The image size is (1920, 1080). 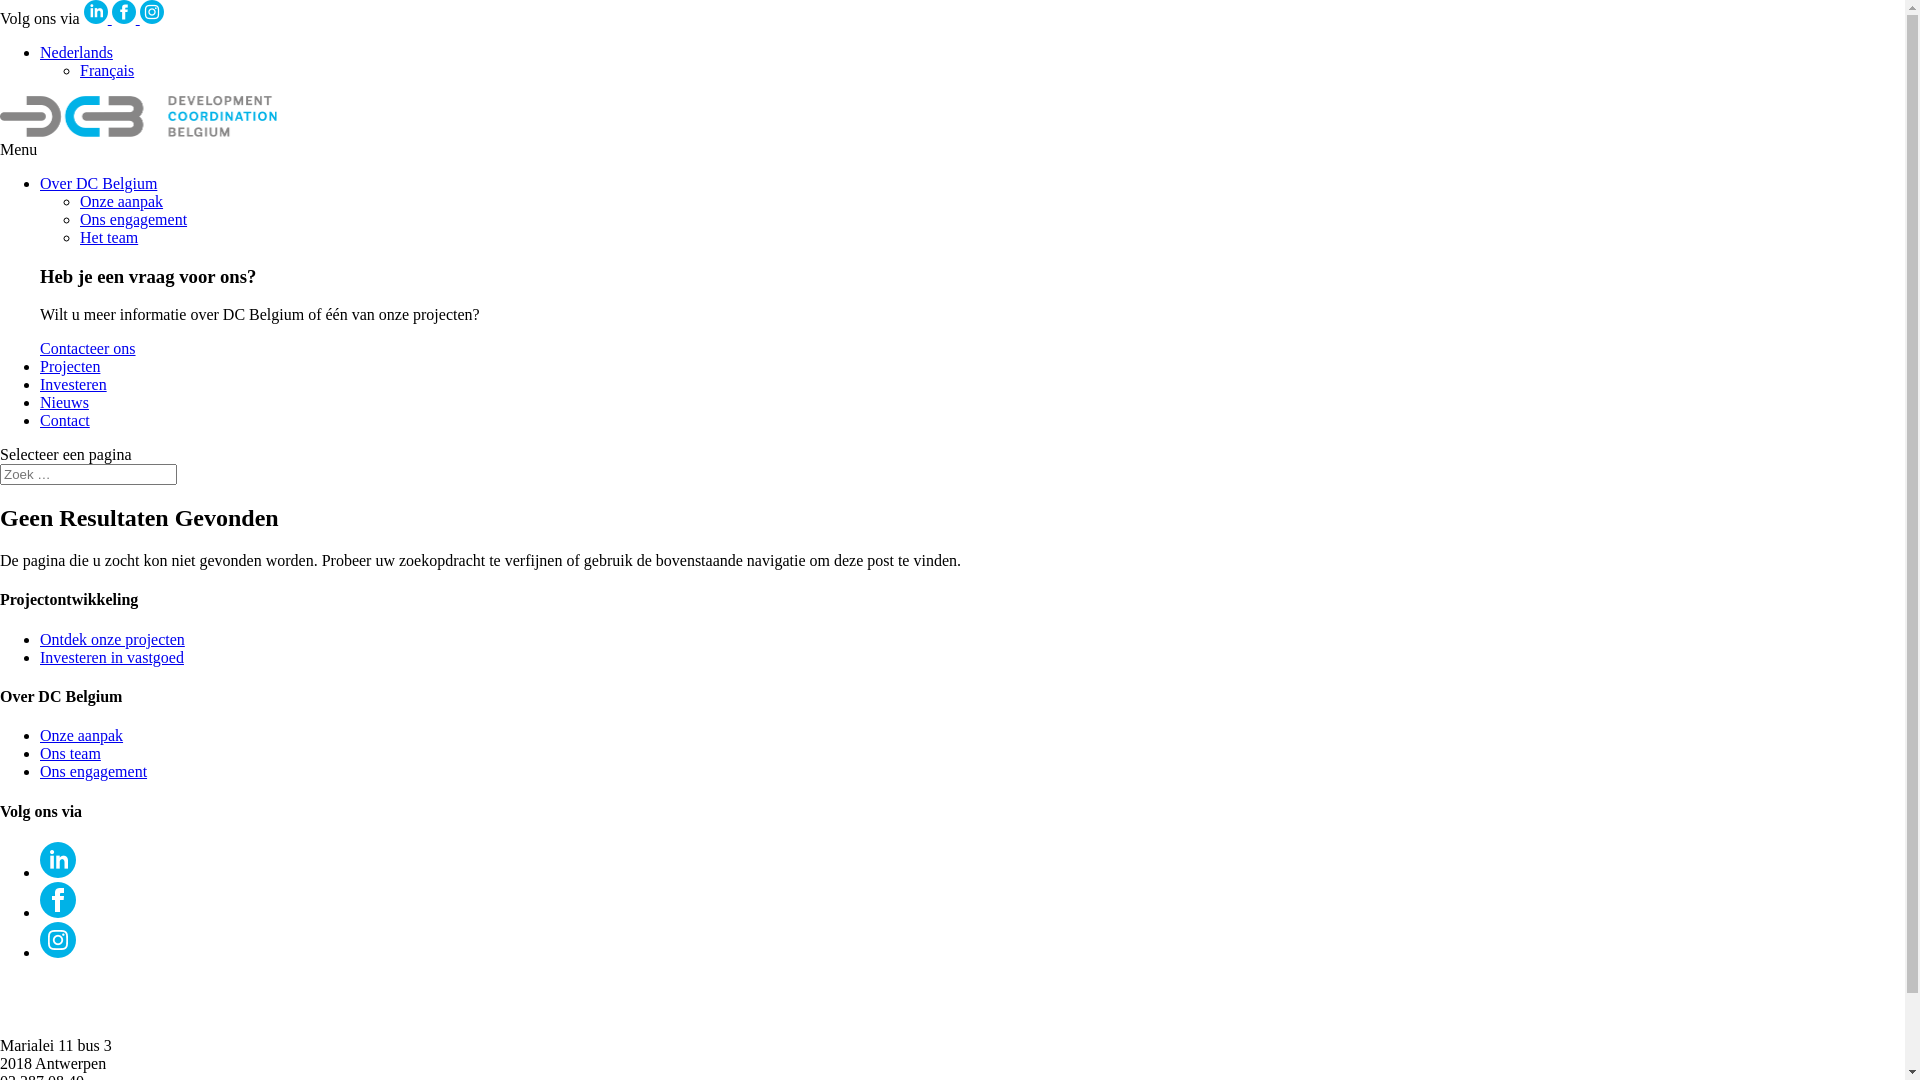 I want to click on 'Ontdek onze projecten', so click(x=39, y=639).